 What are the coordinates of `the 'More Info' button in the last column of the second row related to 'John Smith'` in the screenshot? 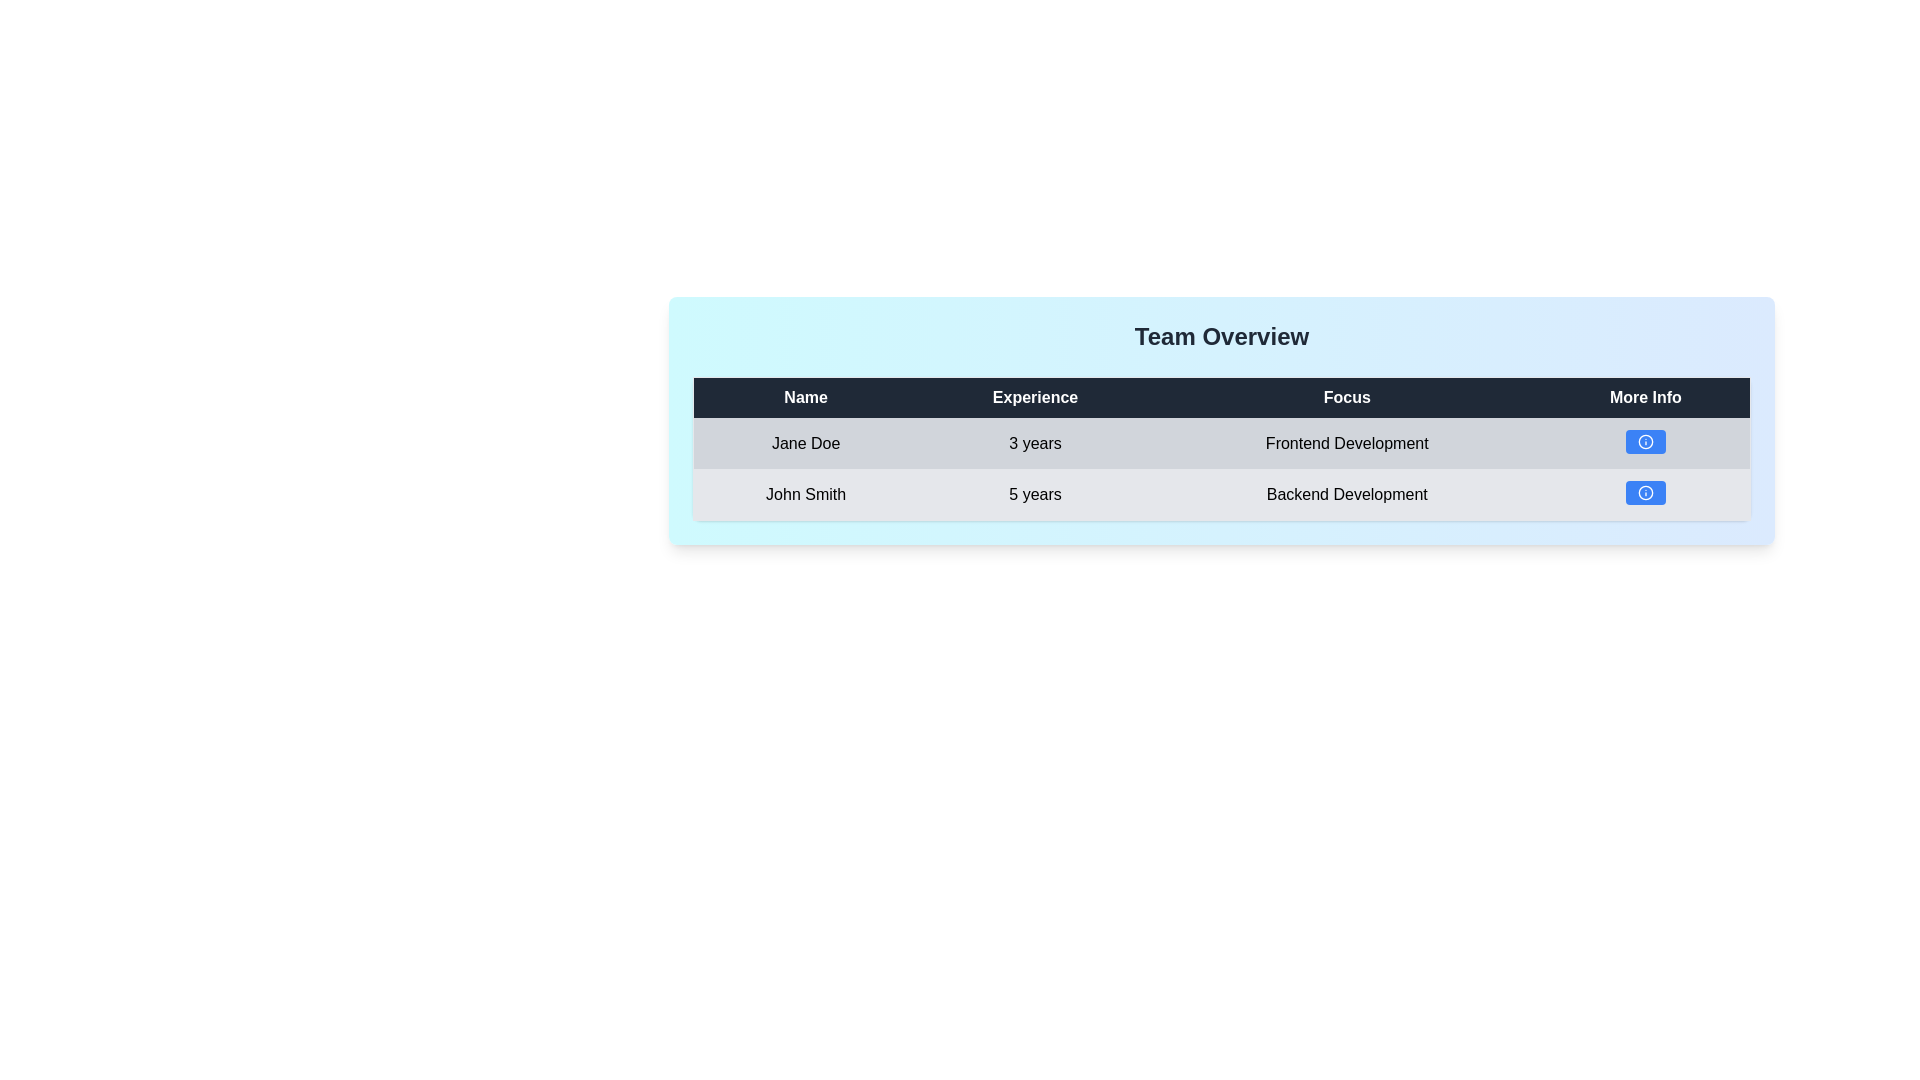 It's located at (1646, 494).